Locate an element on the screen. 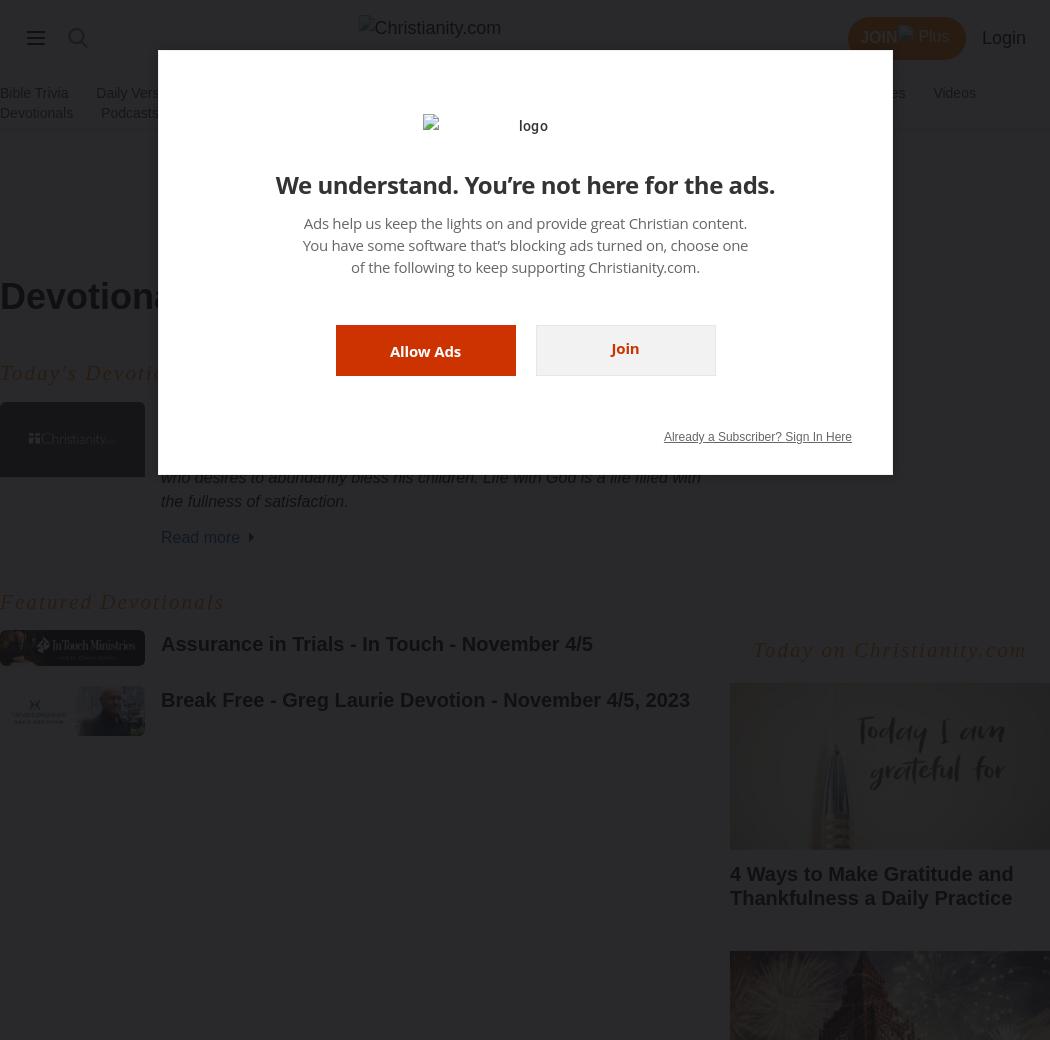  'Login' is located at coordinates (1003, 36).